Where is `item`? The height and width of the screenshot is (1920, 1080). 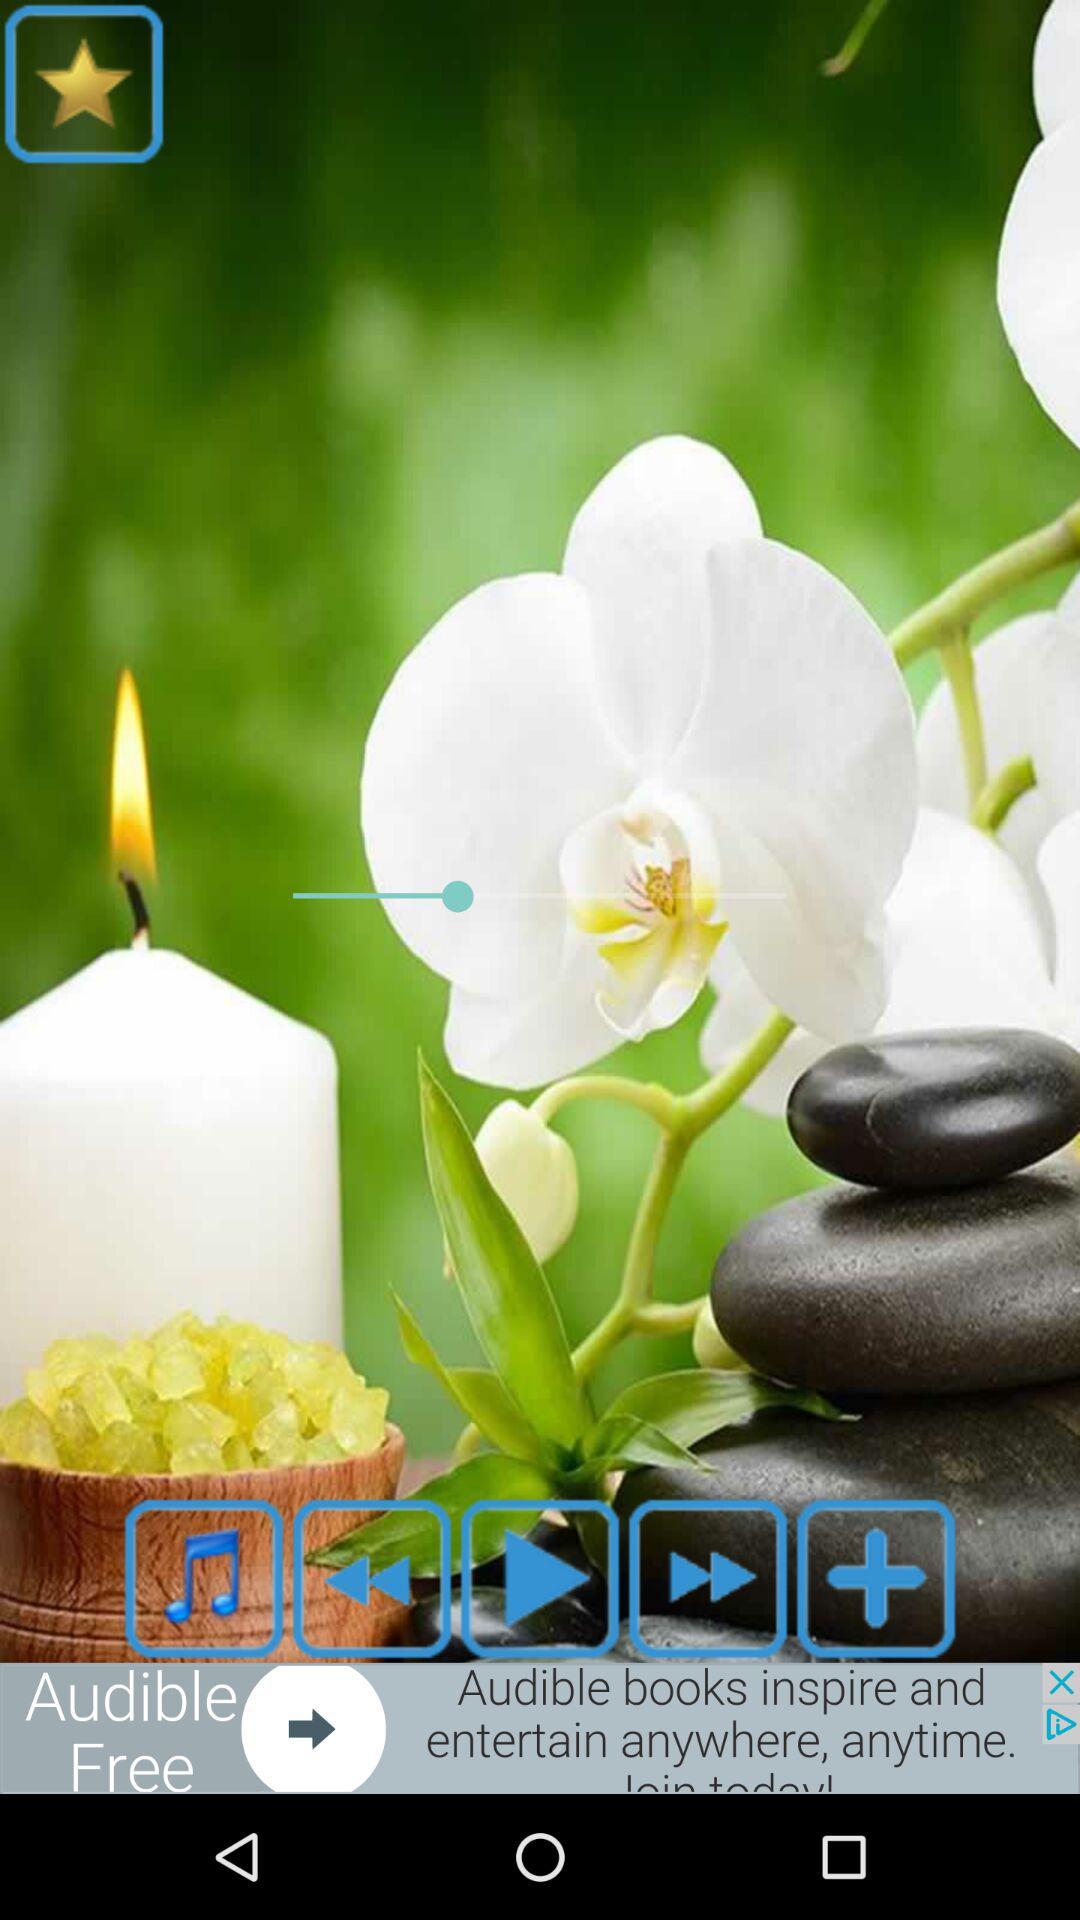
item is located at coordinates (874, 1577).